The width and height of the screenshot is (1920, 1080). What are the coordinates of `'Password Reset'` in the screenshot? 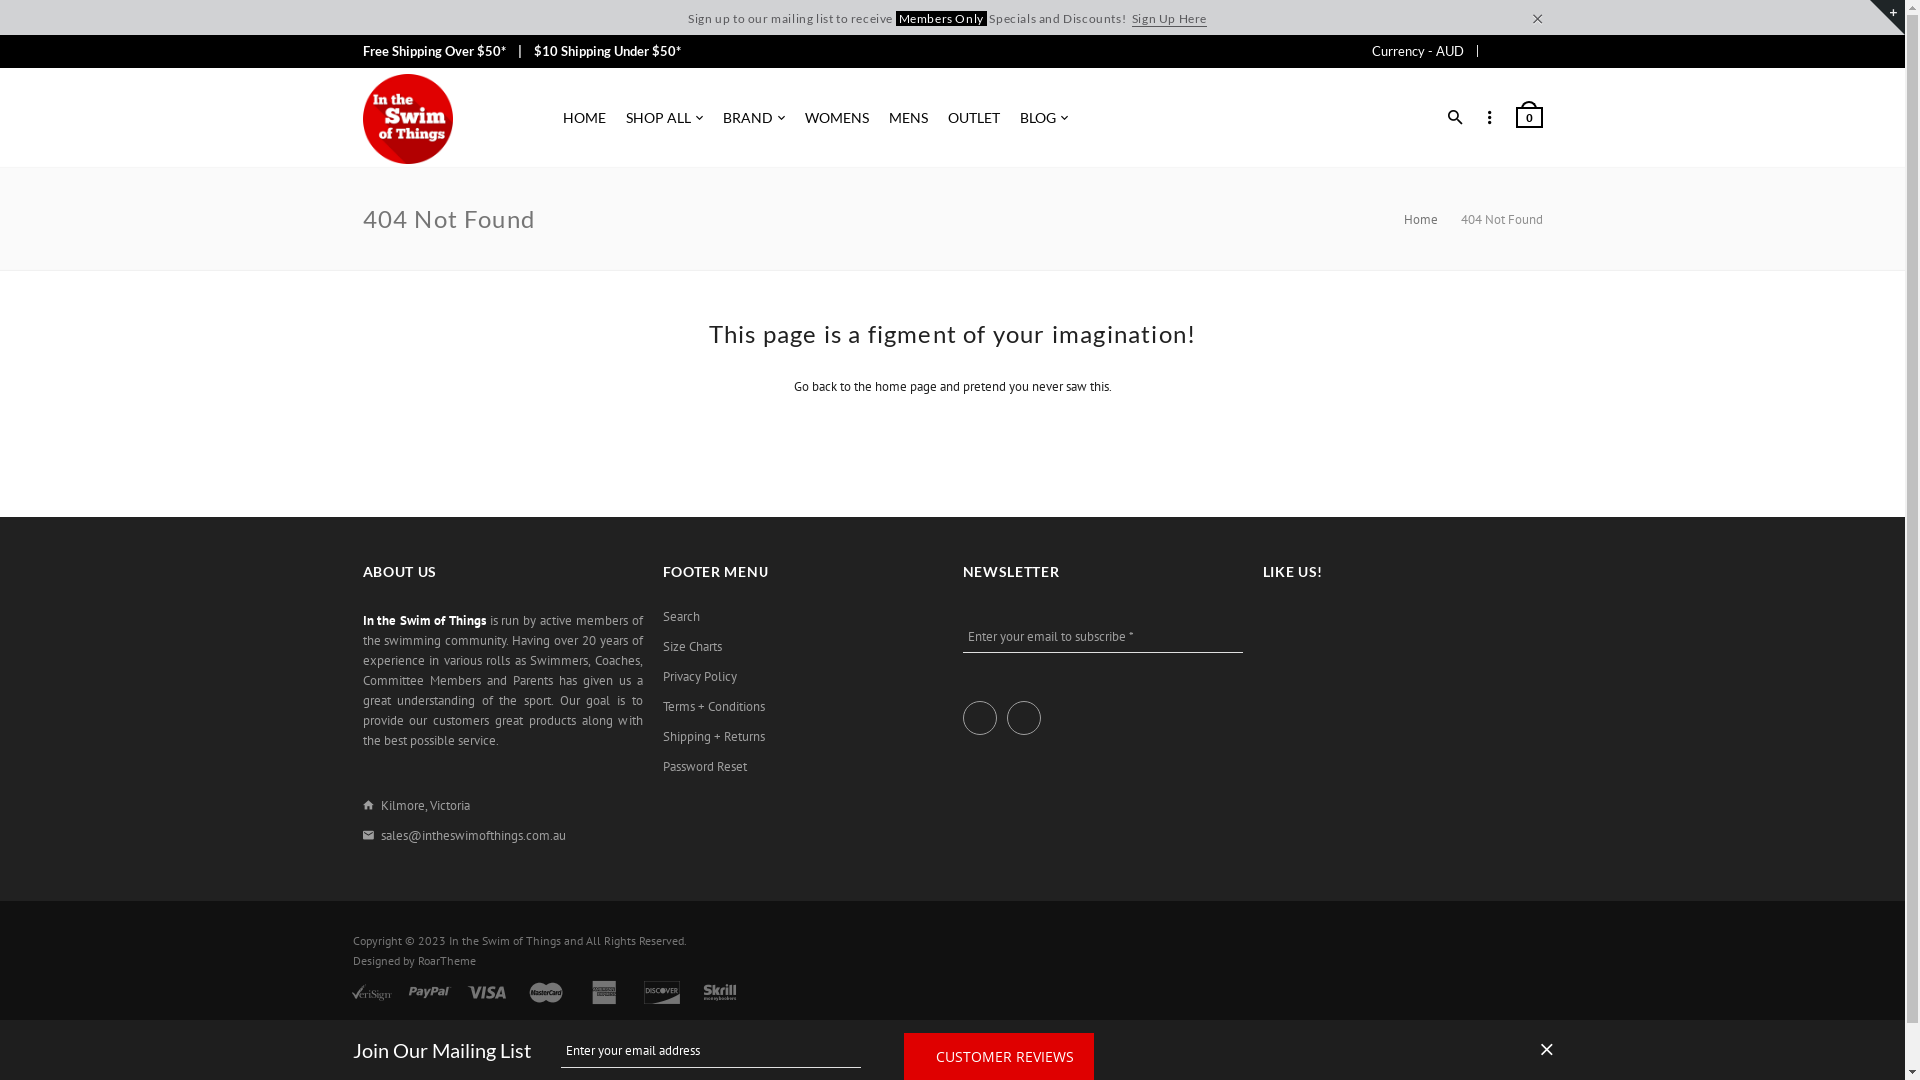 It's located at (704, 766).